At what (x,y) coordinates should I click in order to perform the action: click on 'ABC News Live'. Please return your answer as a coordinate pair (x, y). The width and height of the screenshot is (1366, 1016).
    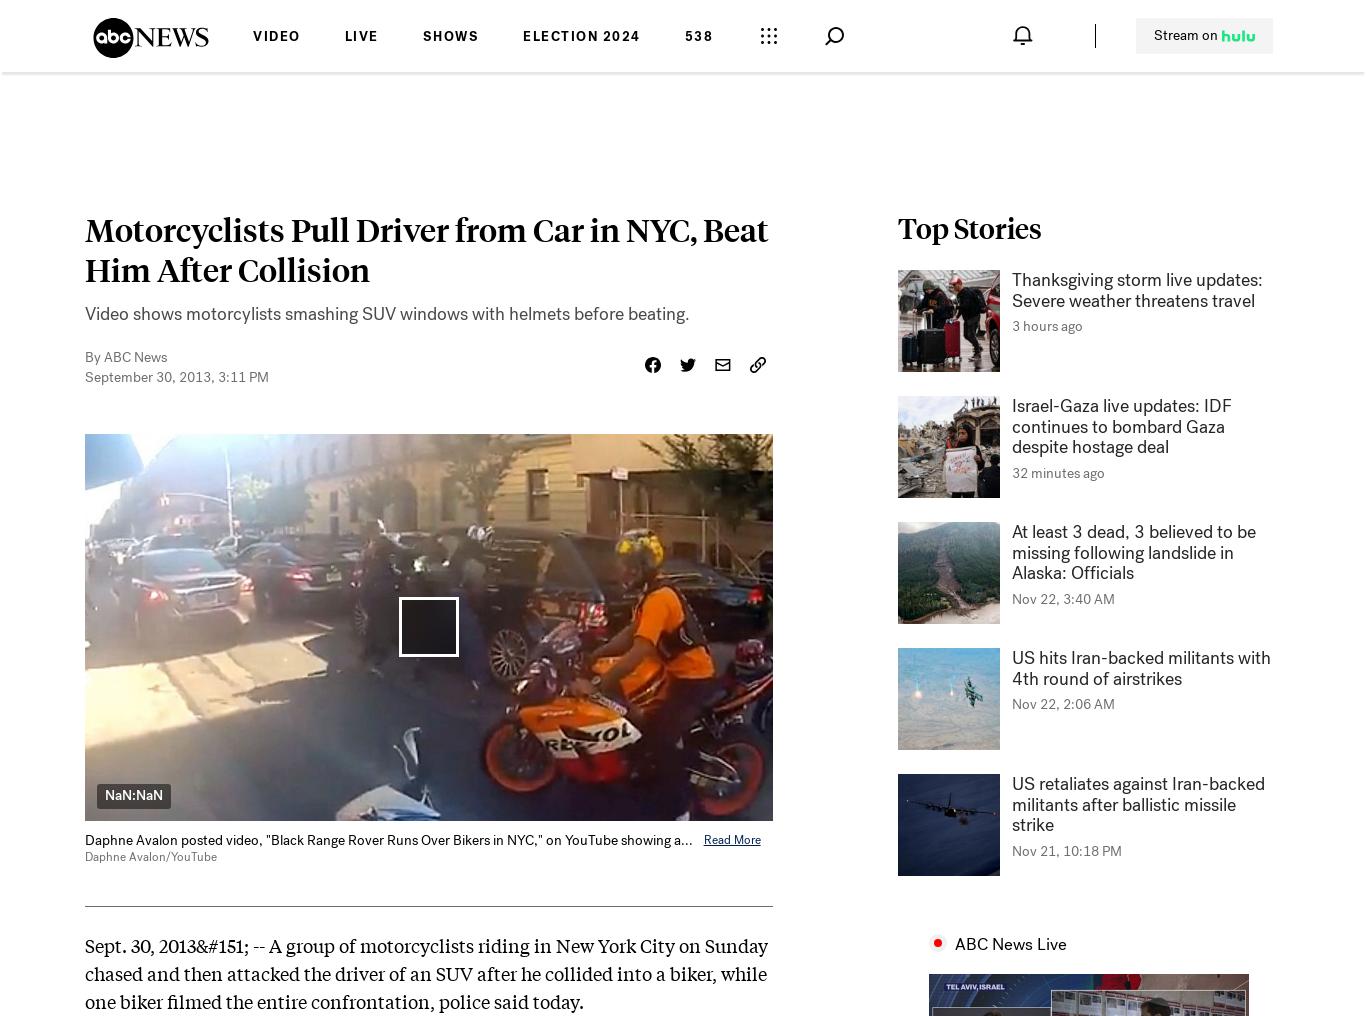
    Looking at the image, I should click on (1010, 943).